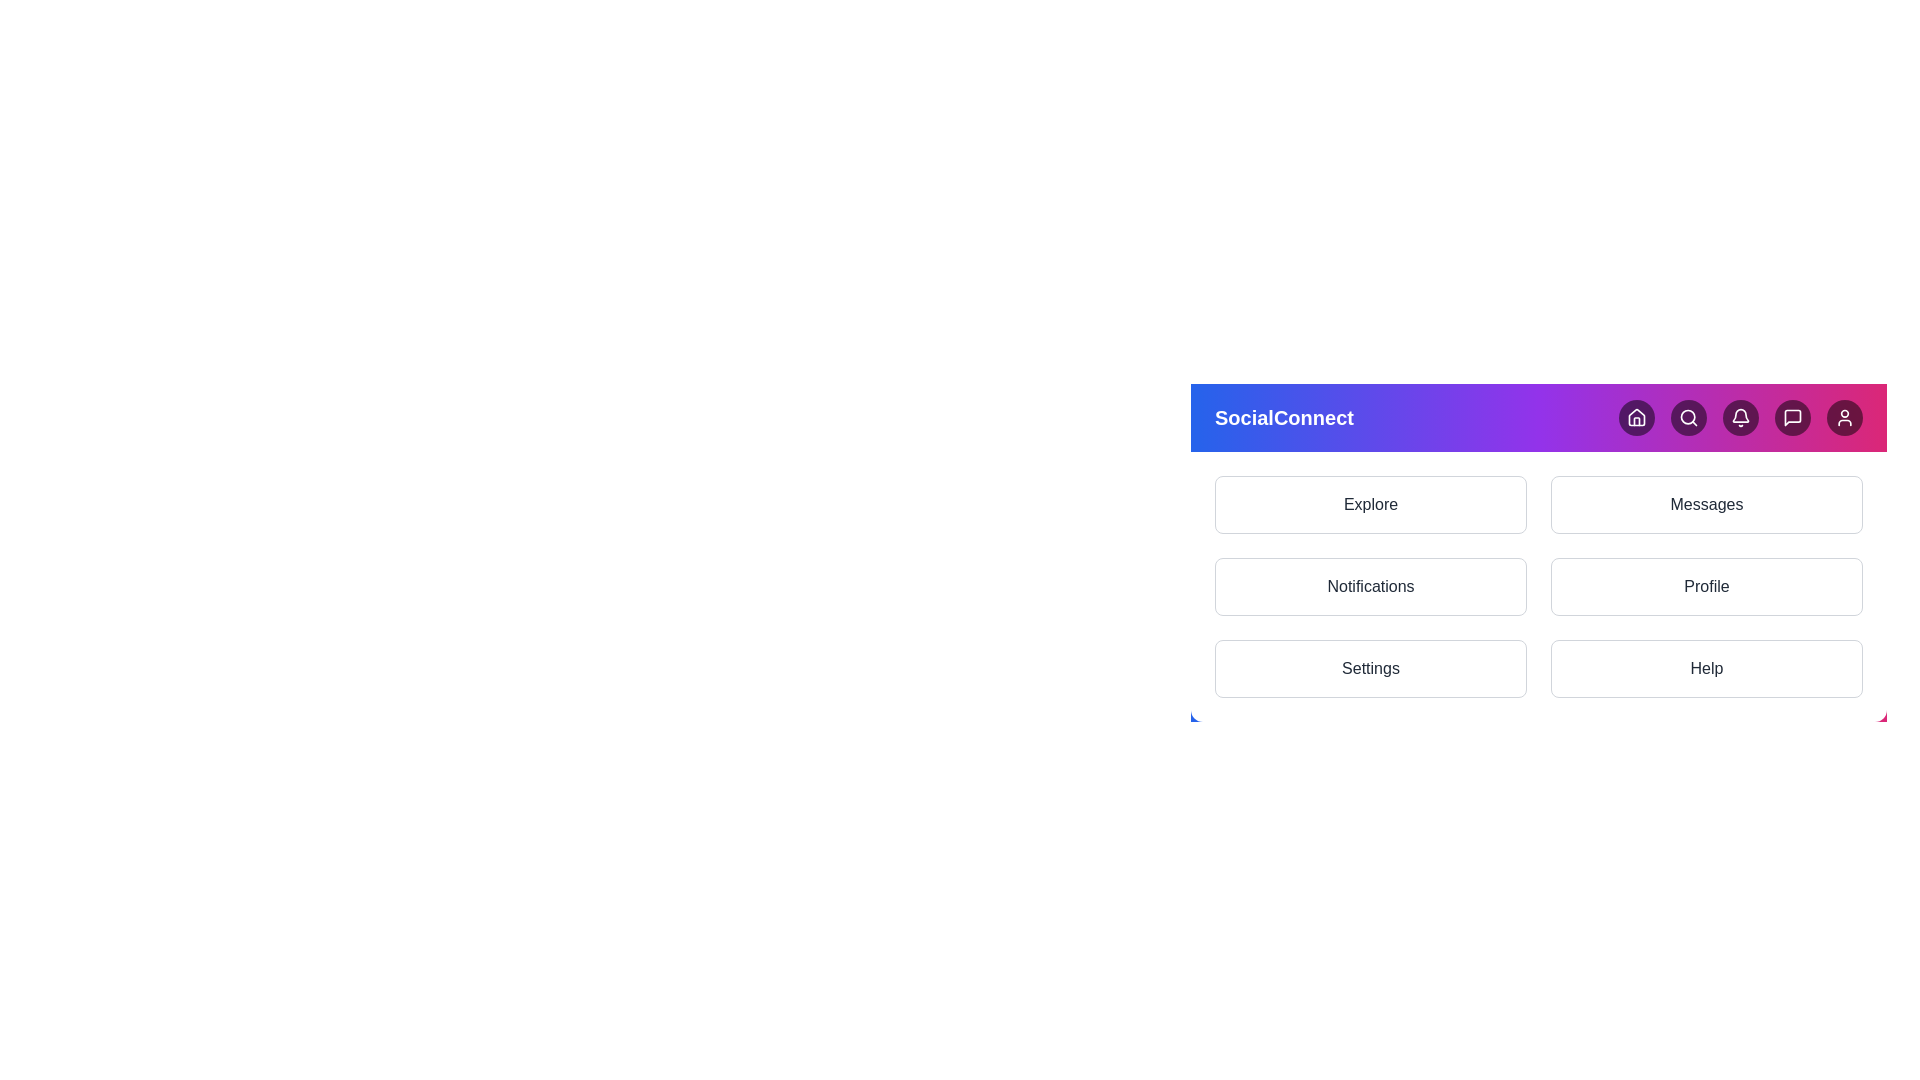  What do you see at coordinates (1370, 668) in the screenshot?
I see `the navigation option labeled Settings` at bounding box center [1370, 668].